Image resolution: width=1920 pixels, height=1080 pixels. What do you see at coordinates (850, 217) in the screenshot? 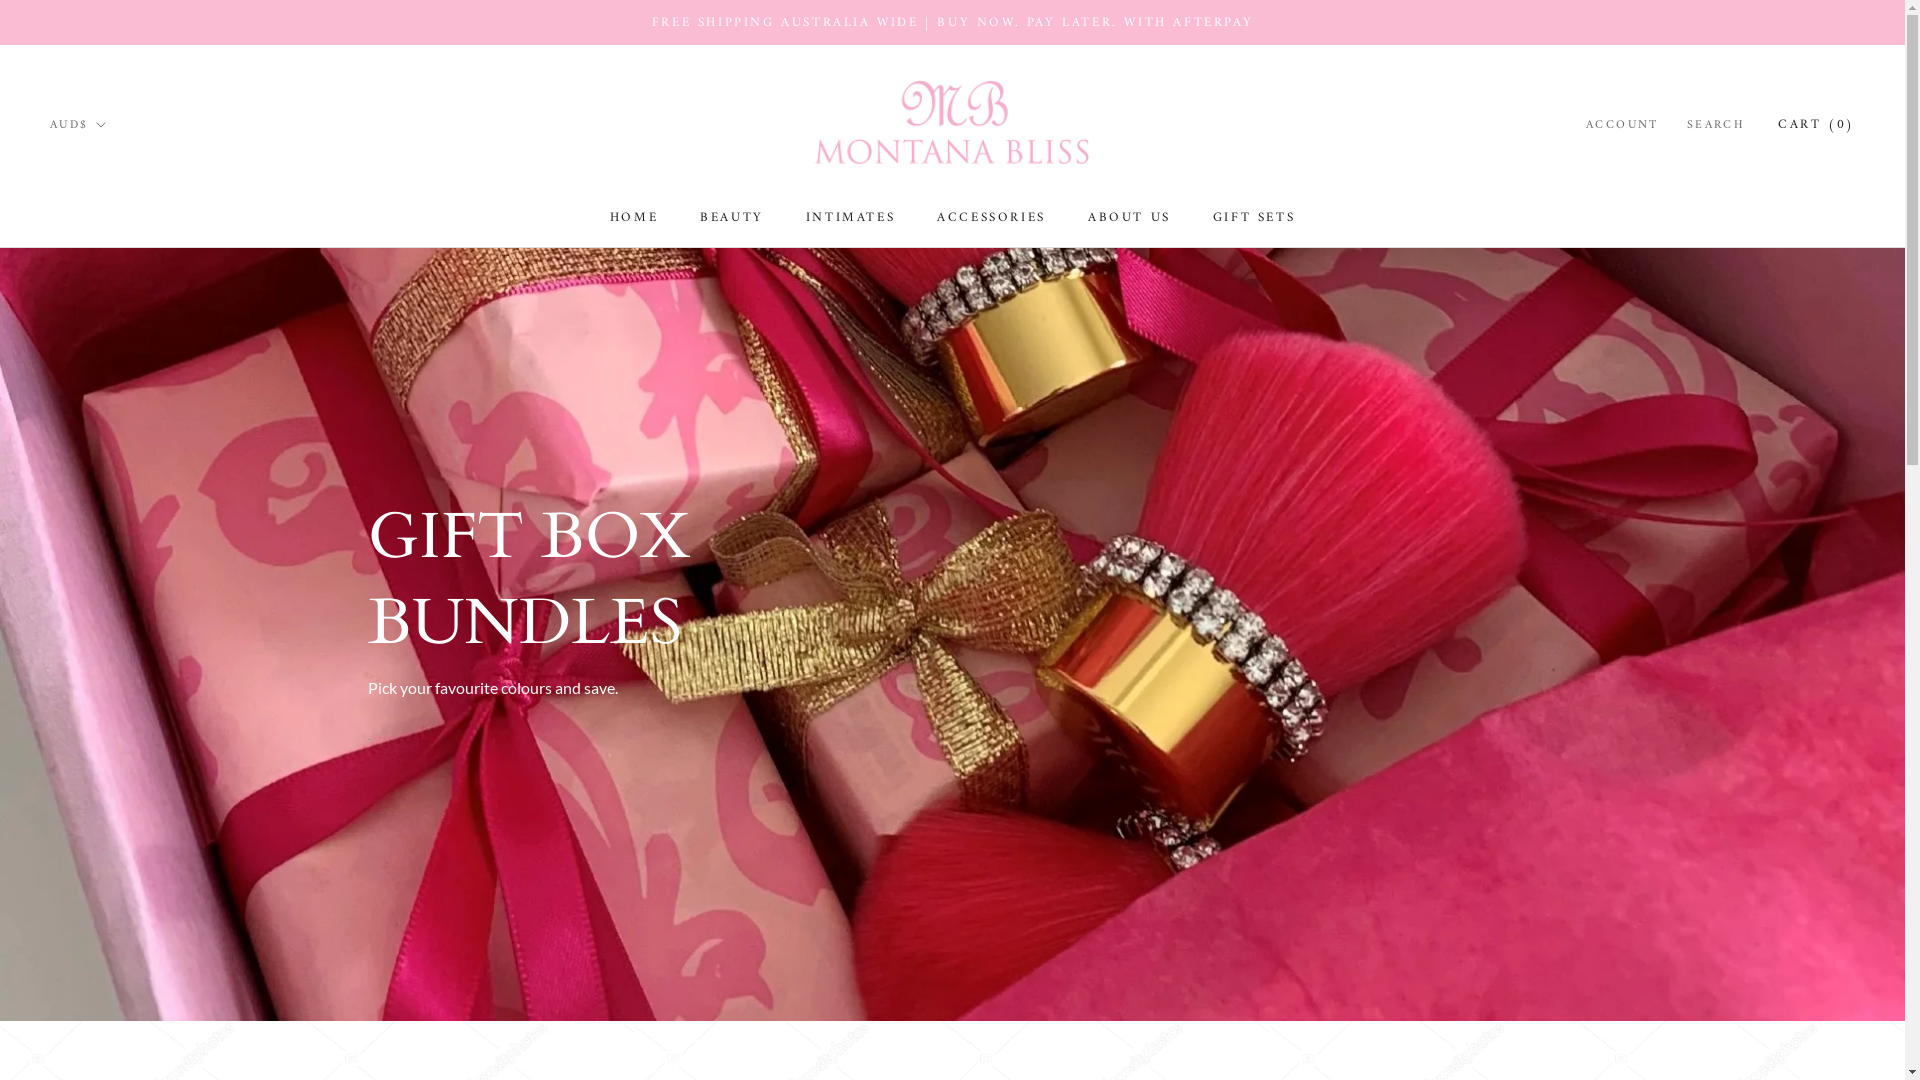
I see `'INTIMATES` at bounding box center [850, 217].